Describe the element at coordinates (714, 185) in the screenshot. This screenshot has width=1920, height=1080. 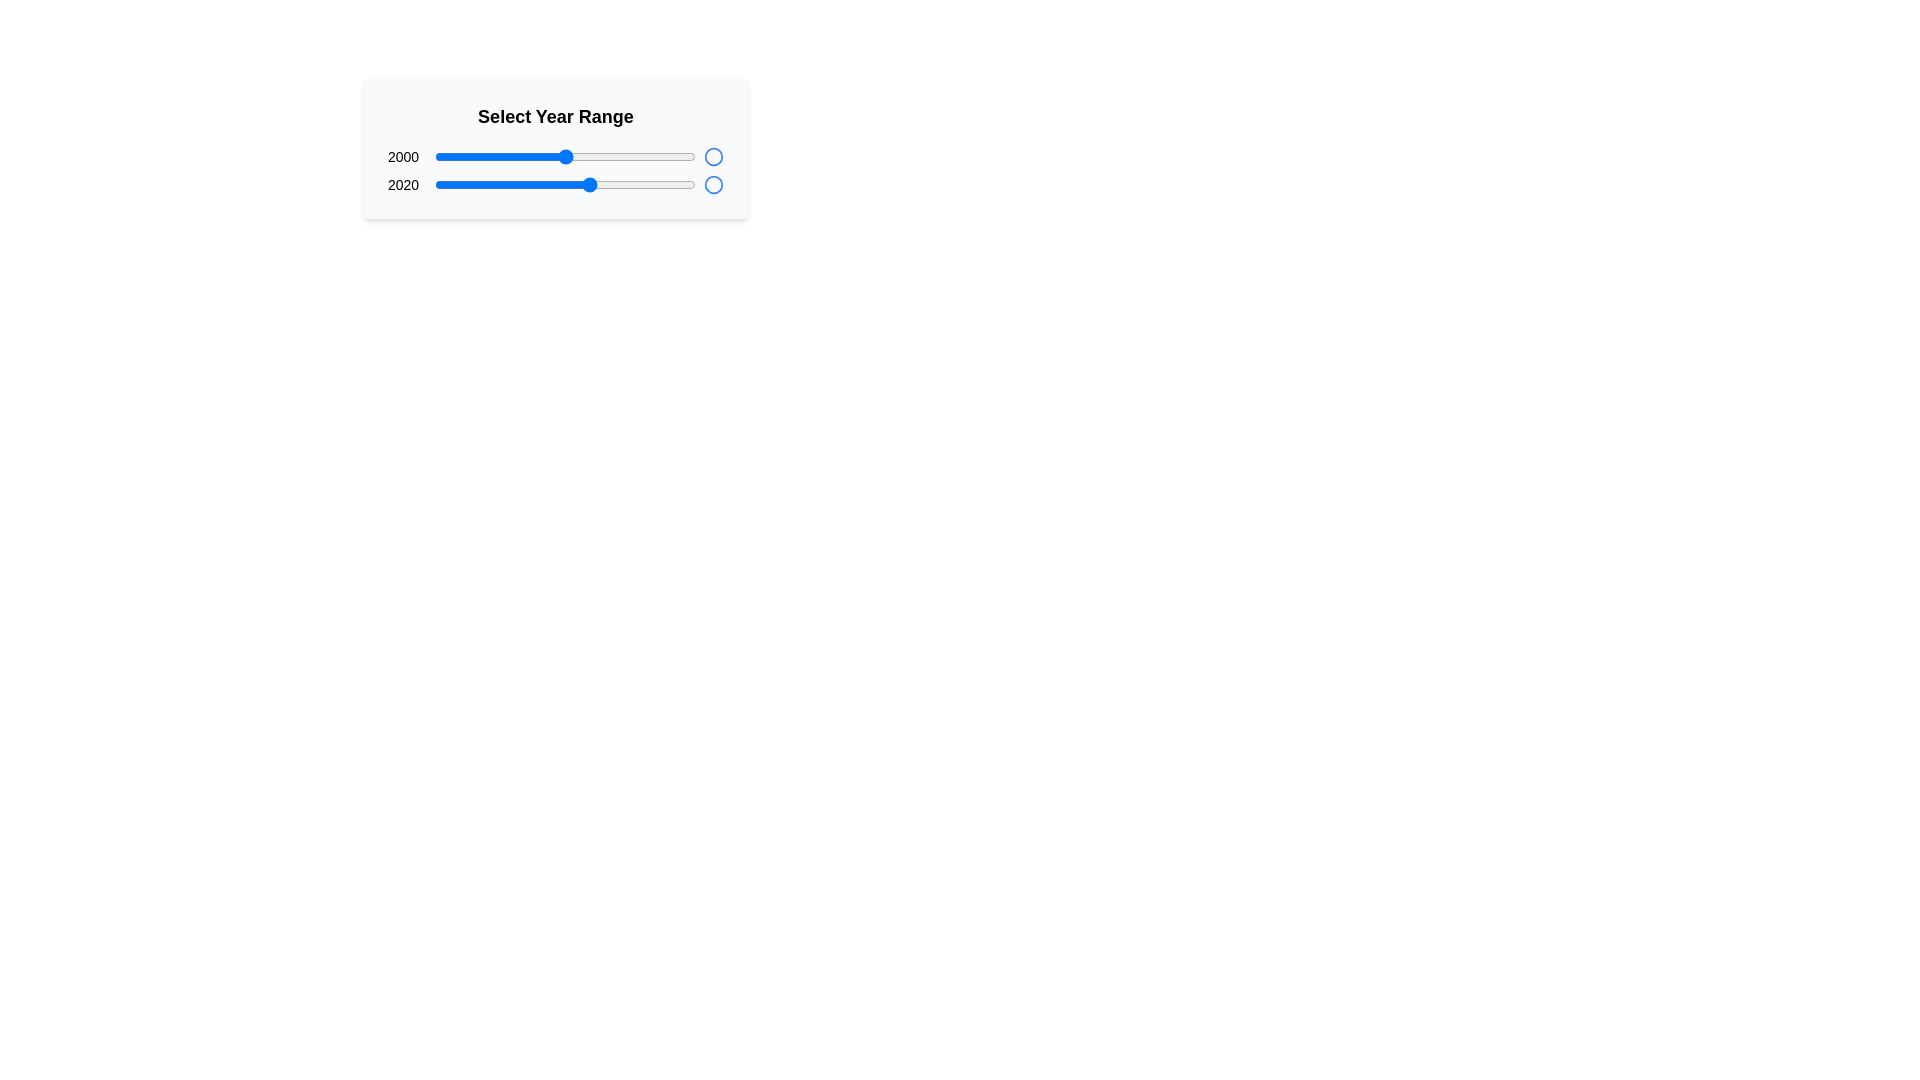
I see `the Circle SVG element located to the right of the label '2020' and the bottom slider` at that location.